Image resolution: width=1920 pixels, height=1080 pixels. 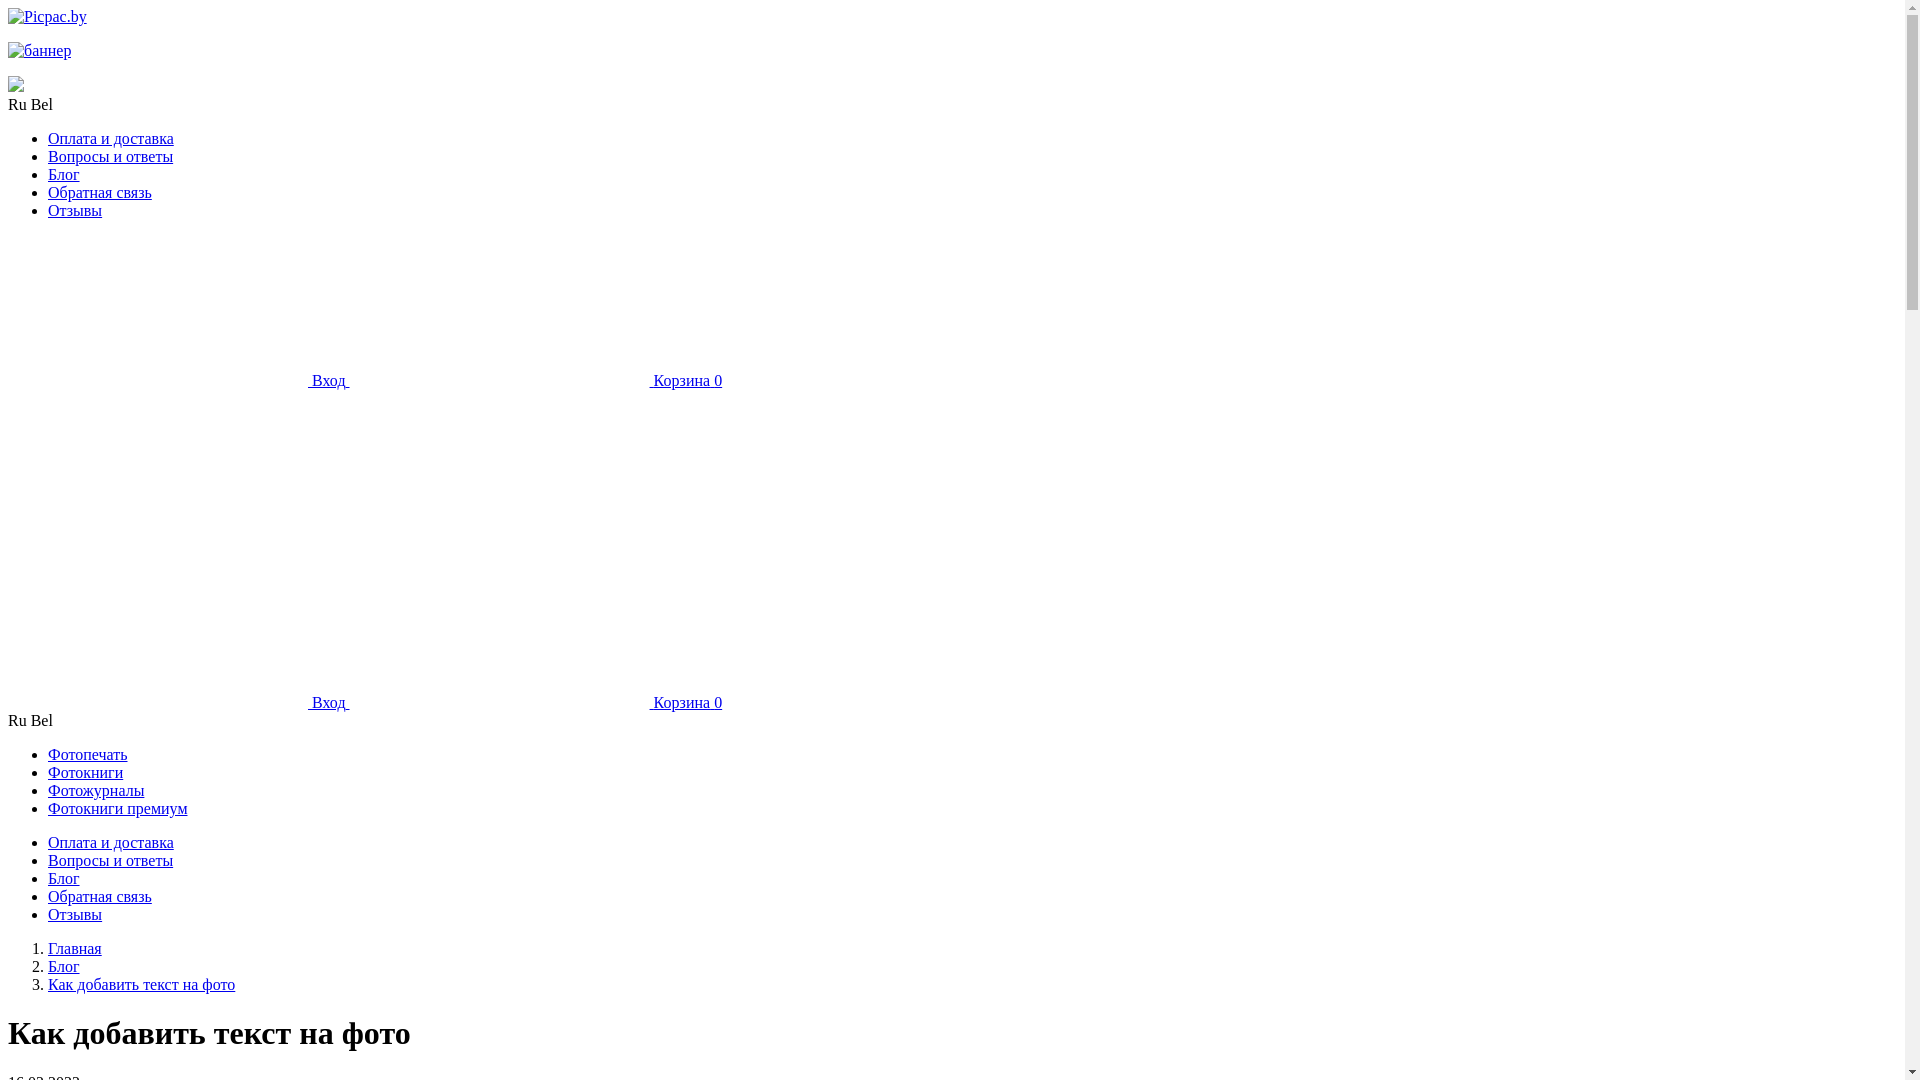 What do you see at coordinates (47, 16) in the screenshot?
I see `'Picpac.by'` at bounding box center [47, 16].